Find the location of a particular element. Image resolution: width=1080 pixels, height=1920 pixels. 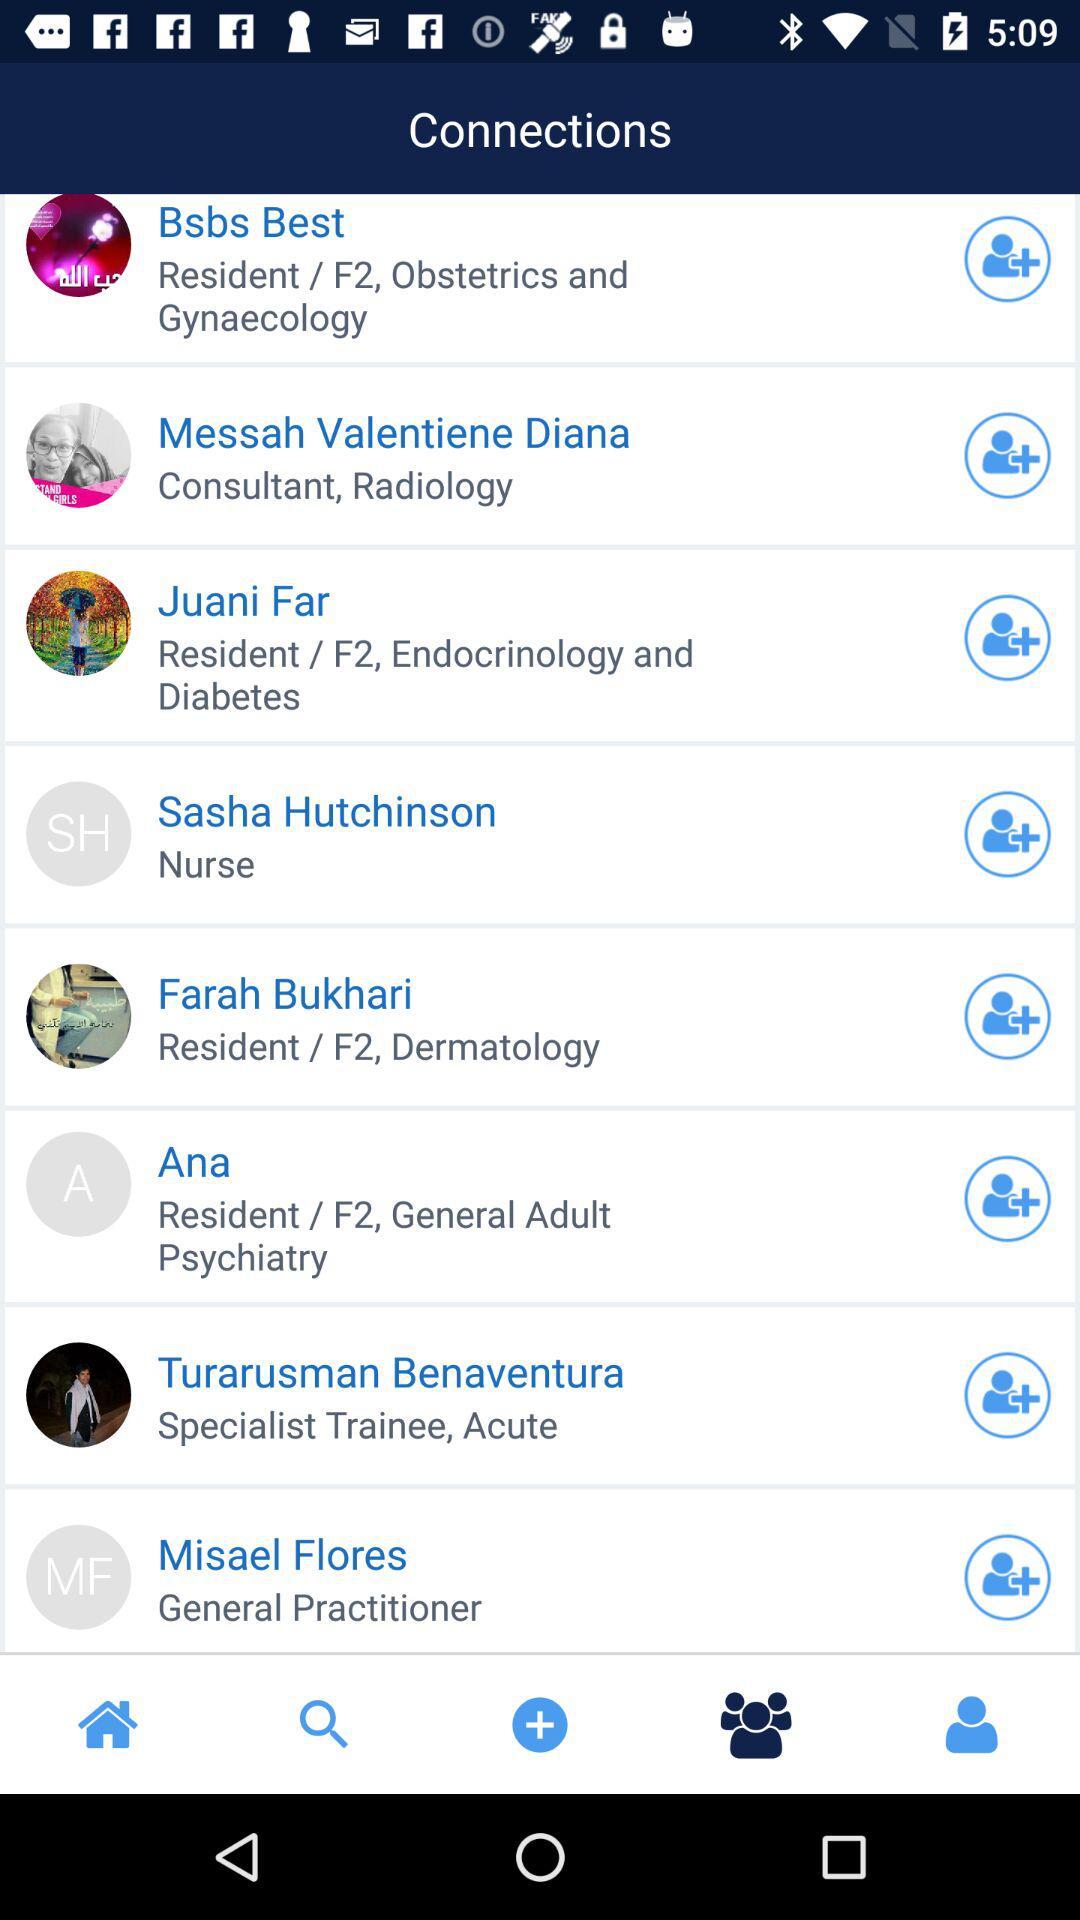

to your list is located at coordinates (1007, 834).